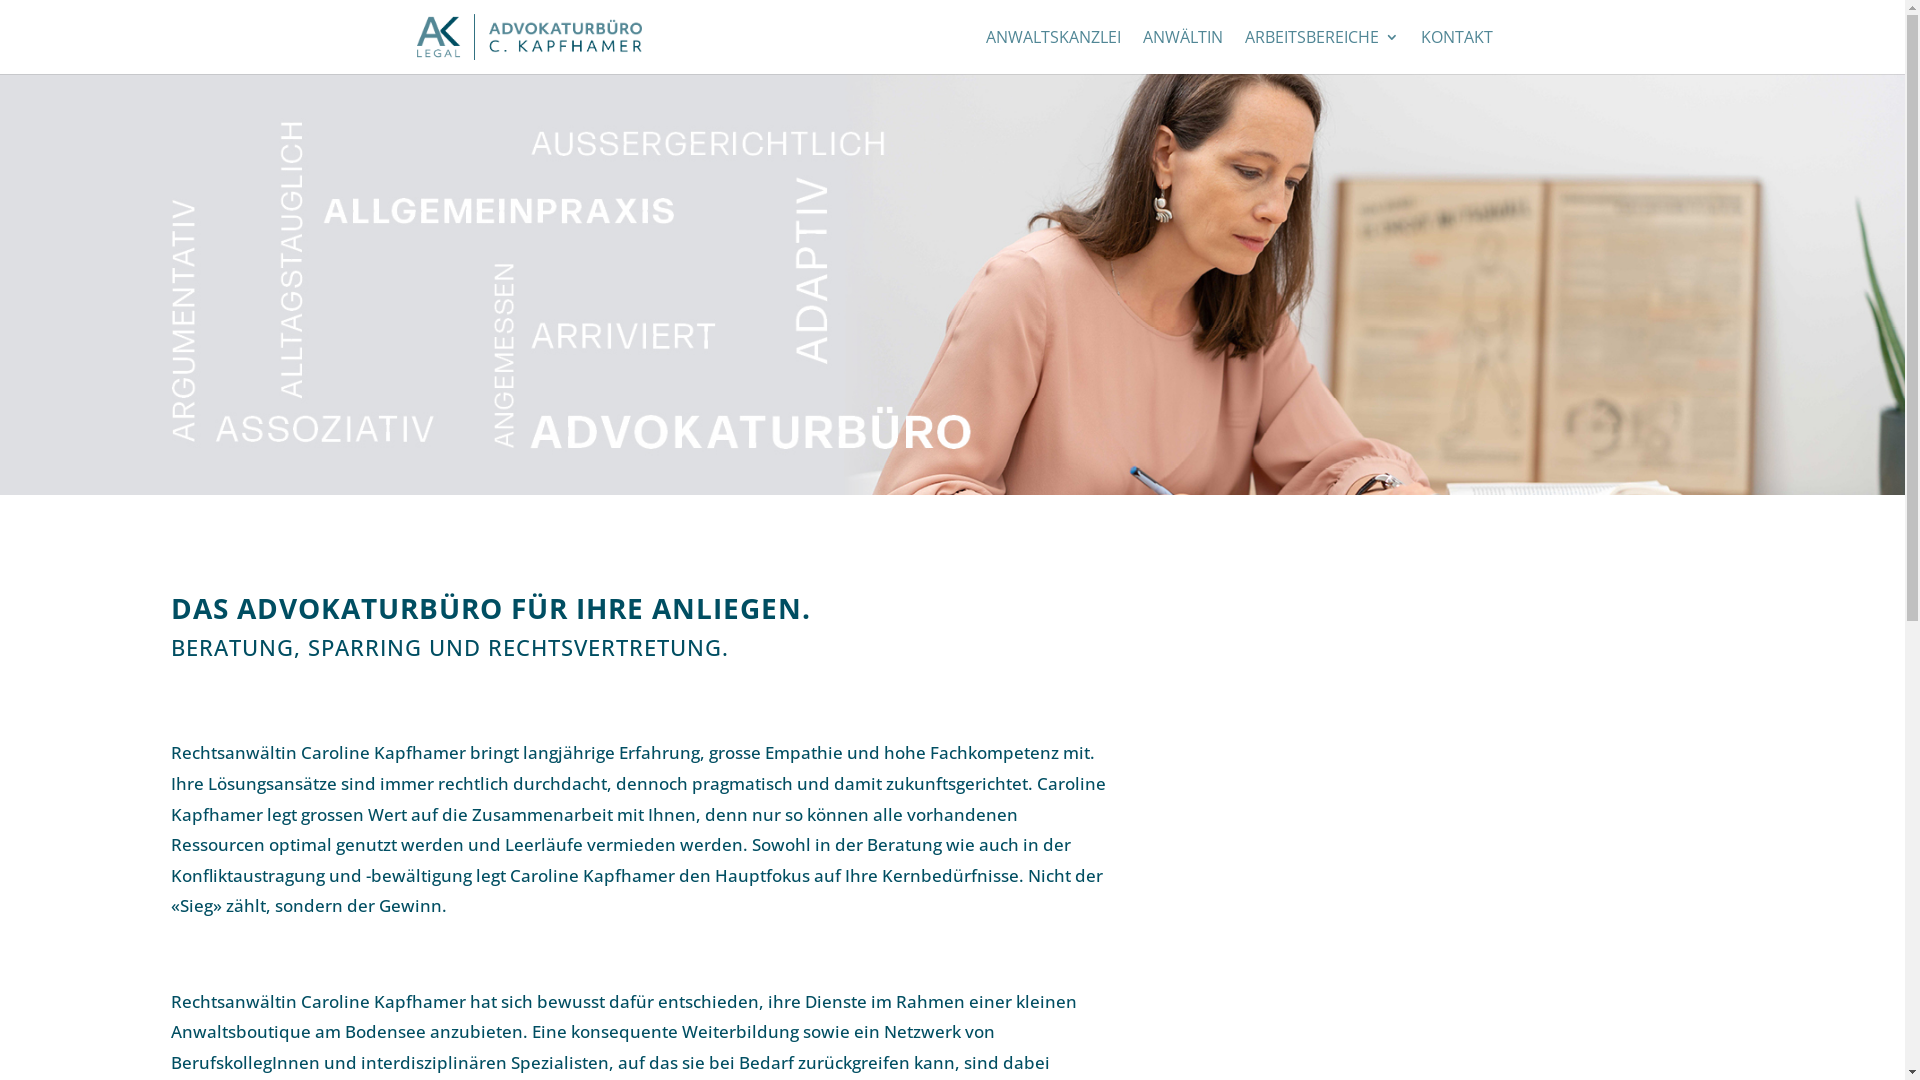 This screenshot has width=1920, height=1080. Describe the element at coordinates (1052, 50) in the screenshot. I see `'ANWALTSKANZLEI'` at that location.